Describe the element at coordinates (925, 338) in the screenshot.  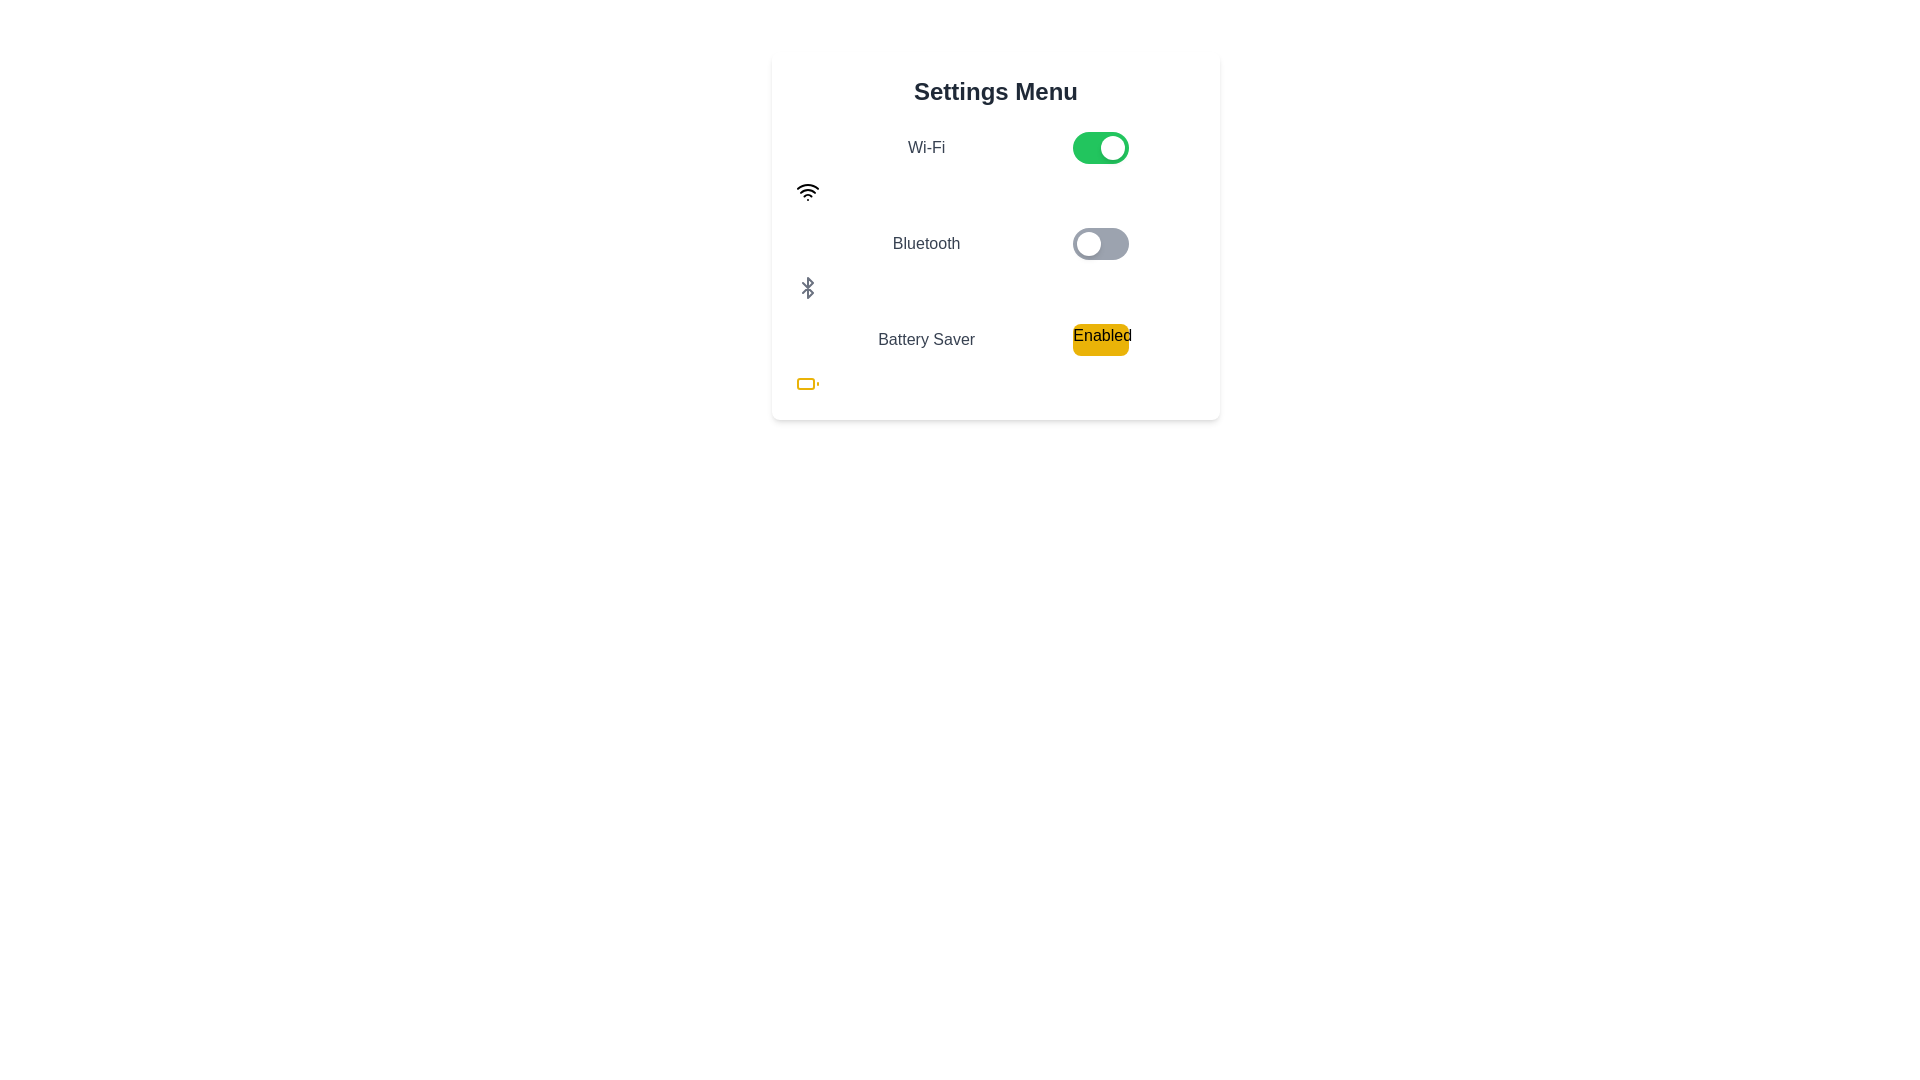
I see `the 'Battery Saver' label located in the third row of the settings options, below the Bluetooth toggle and to the left of the 'Enabled' indicator` at that location.